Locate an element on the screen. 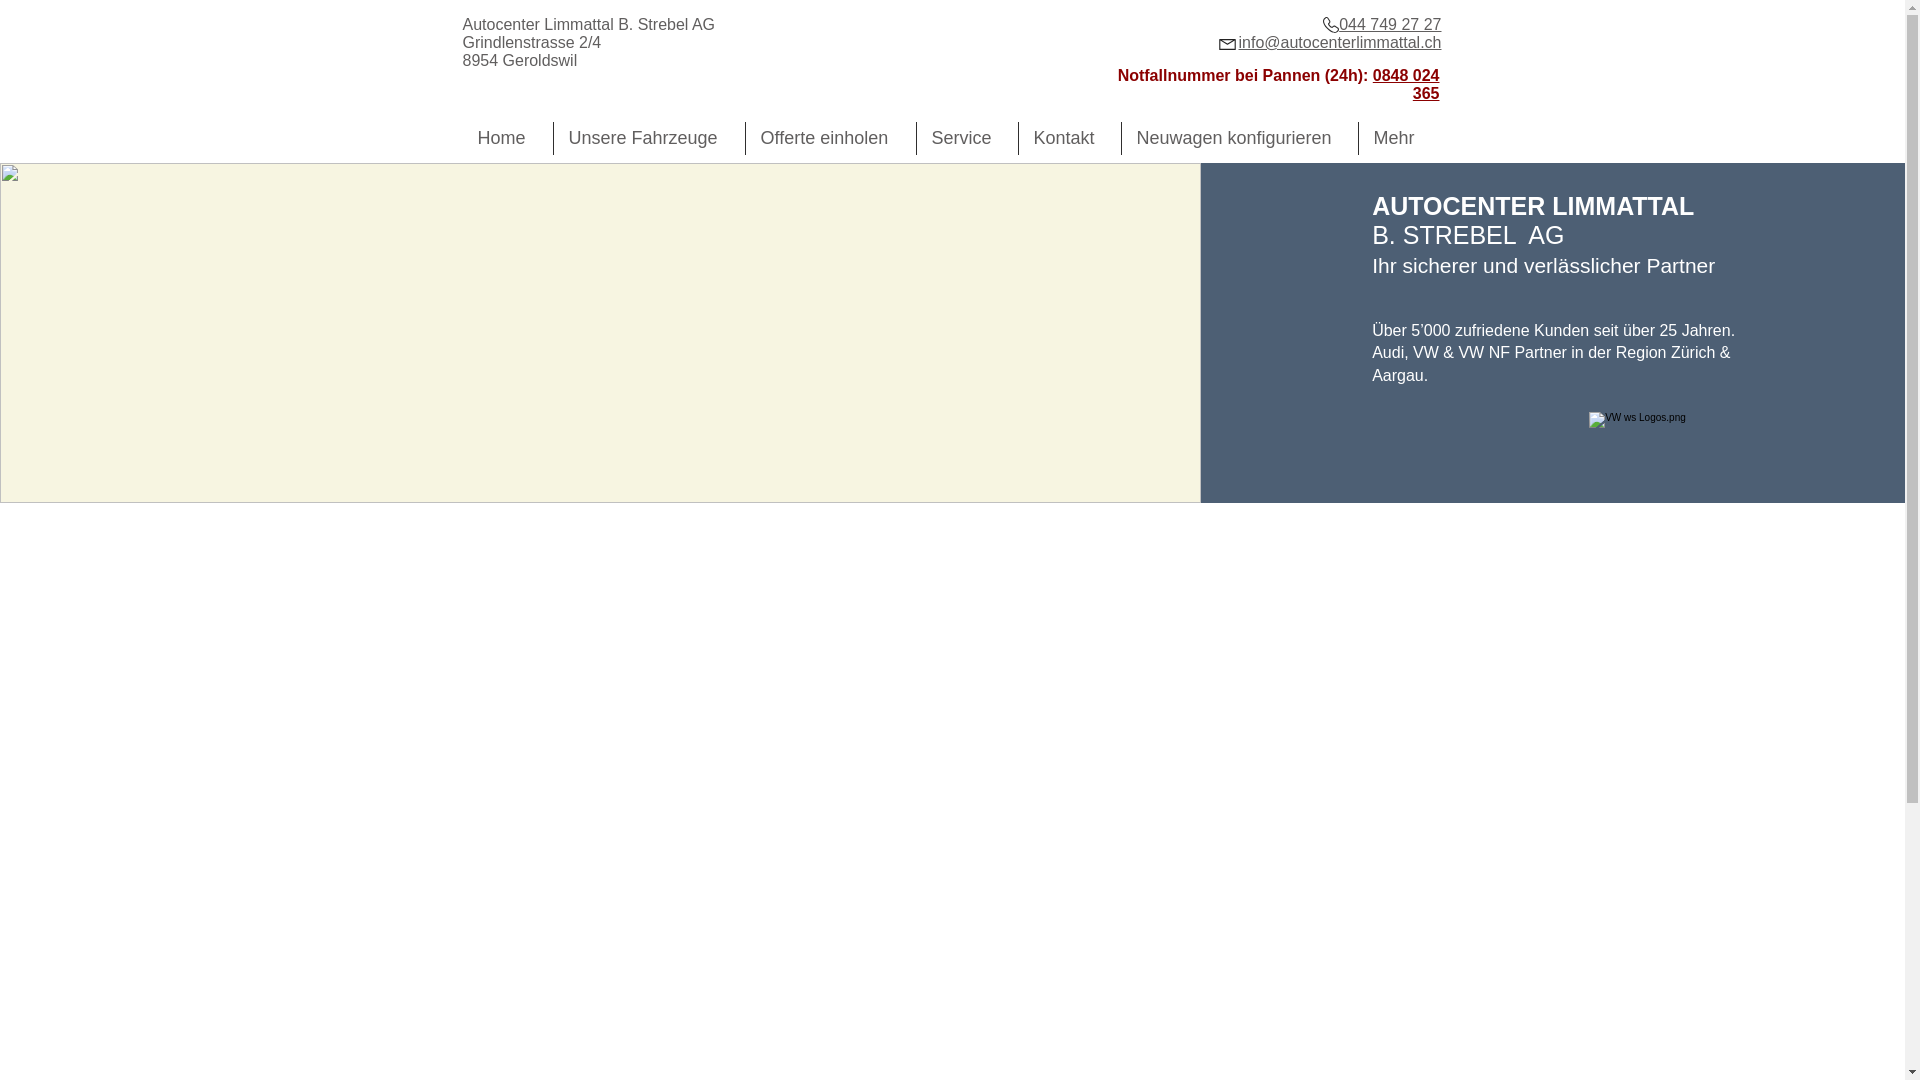 Image resolution: width=1920 pixels, height=1080 pixels. 'Offerte einholen' is located at coordinates (830, 137).